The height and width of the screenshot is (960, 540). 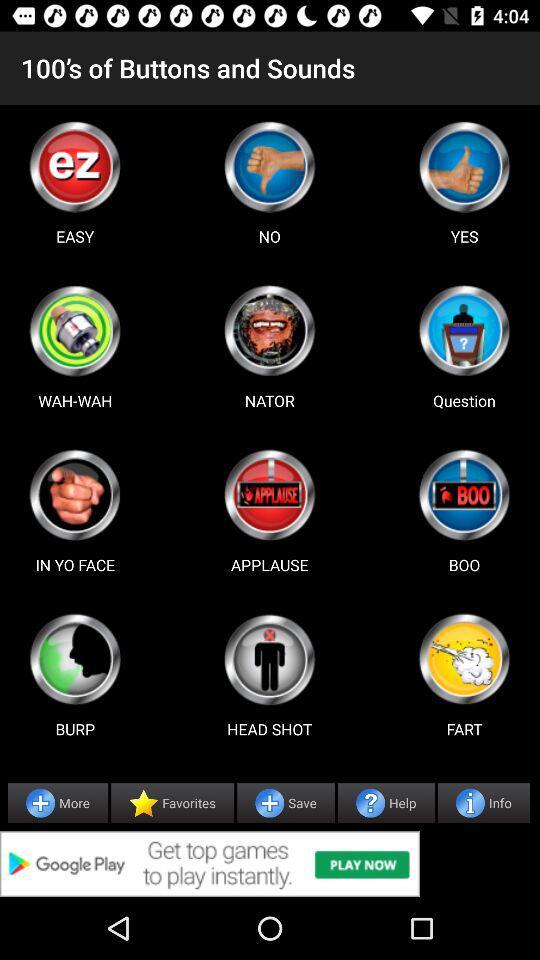 What do you see at coordinates (269, 494) in the screenshot?
I see `applause sound` at bounding box center [269, 494].